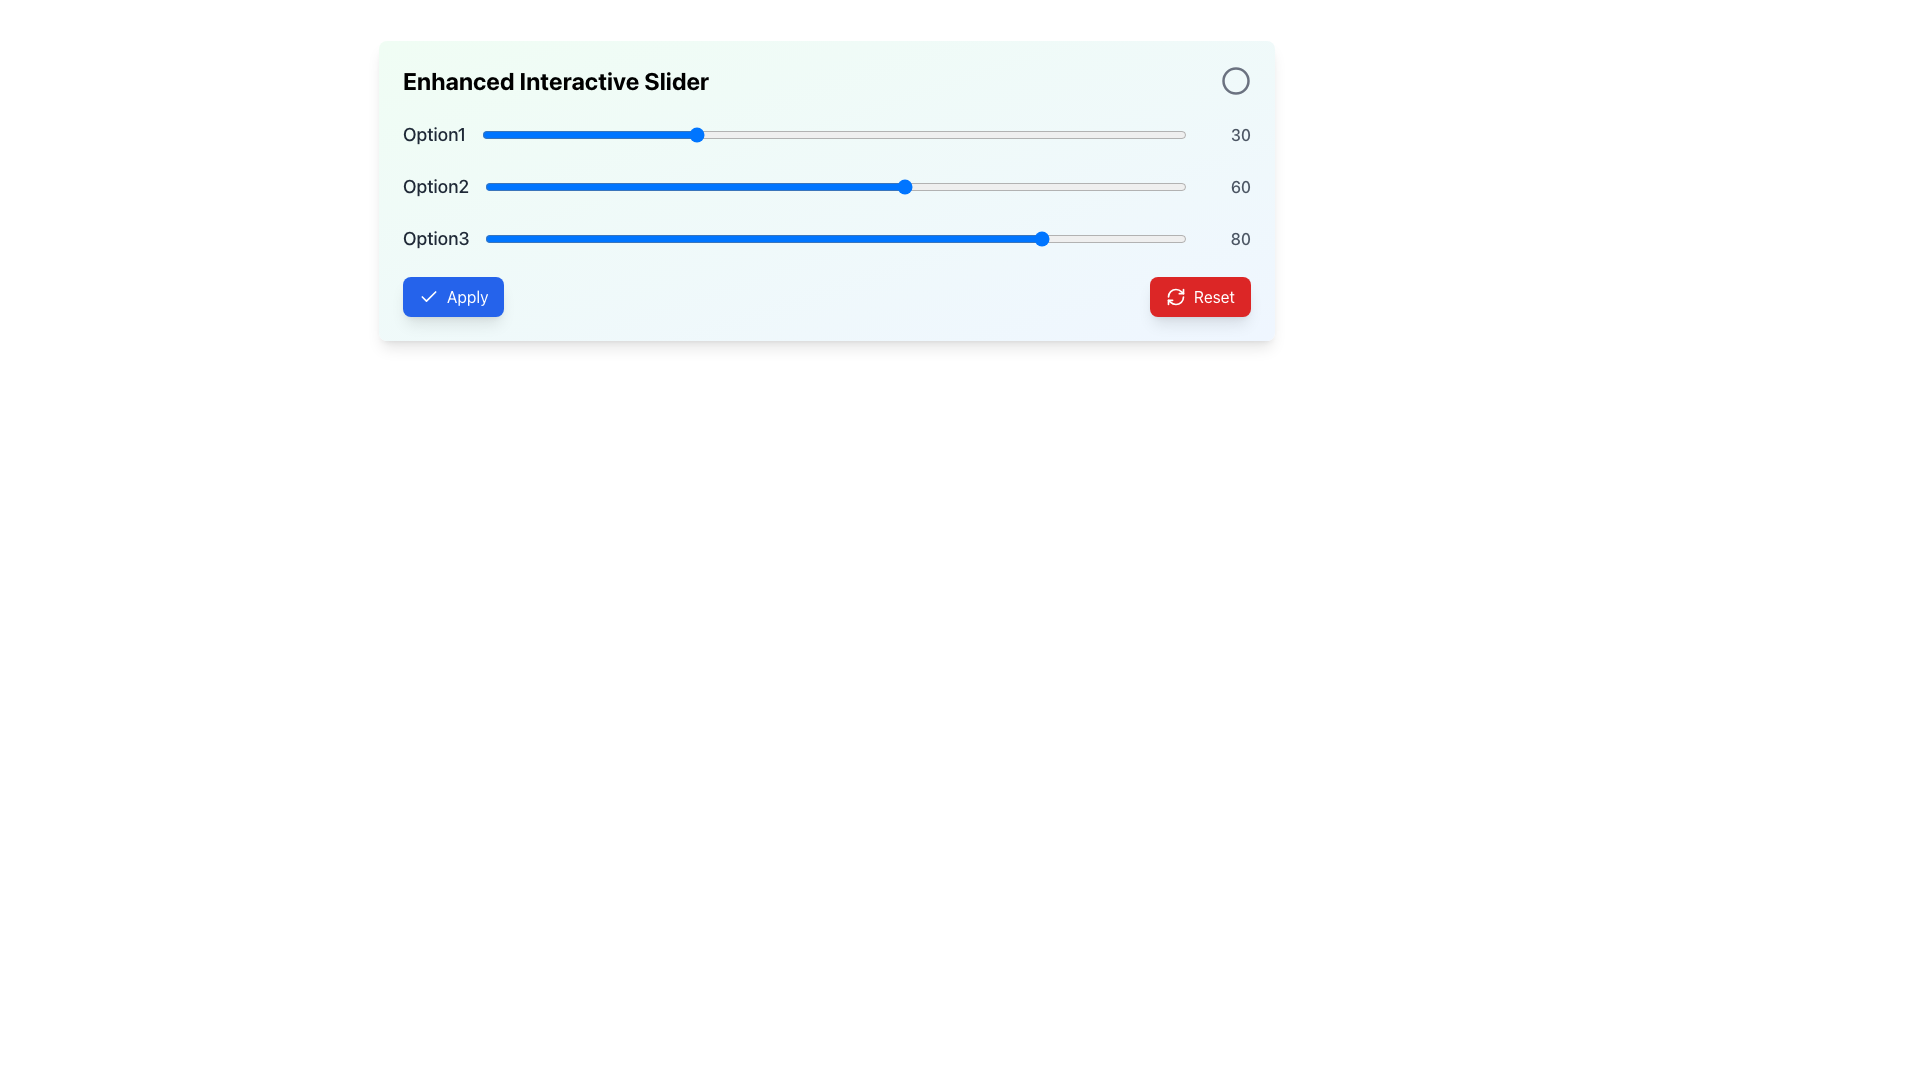  I want to click on the thumb control of the Range slider, which is located in the second row labeled 'Option2', so click(835, 186).